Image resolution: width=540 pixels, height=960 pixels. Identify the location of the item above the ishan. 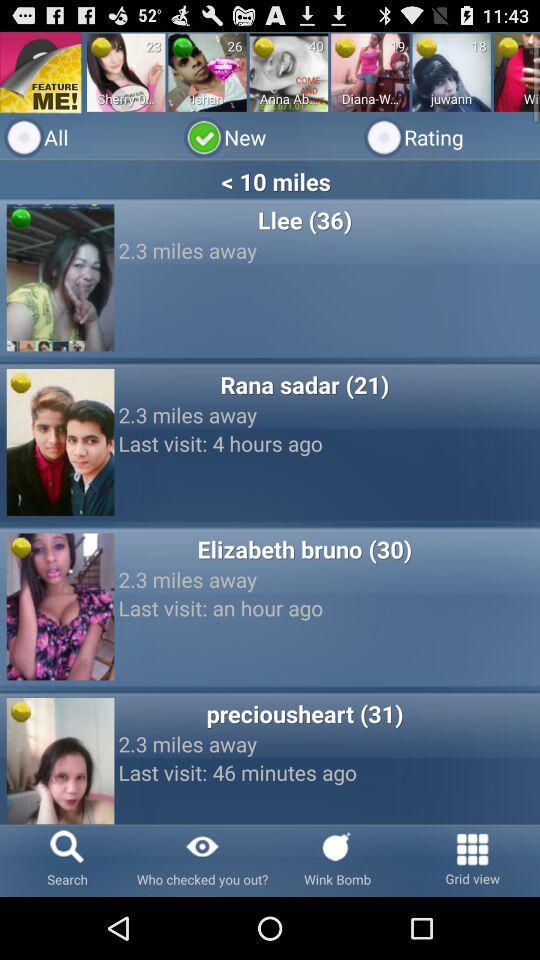
(222, 68).